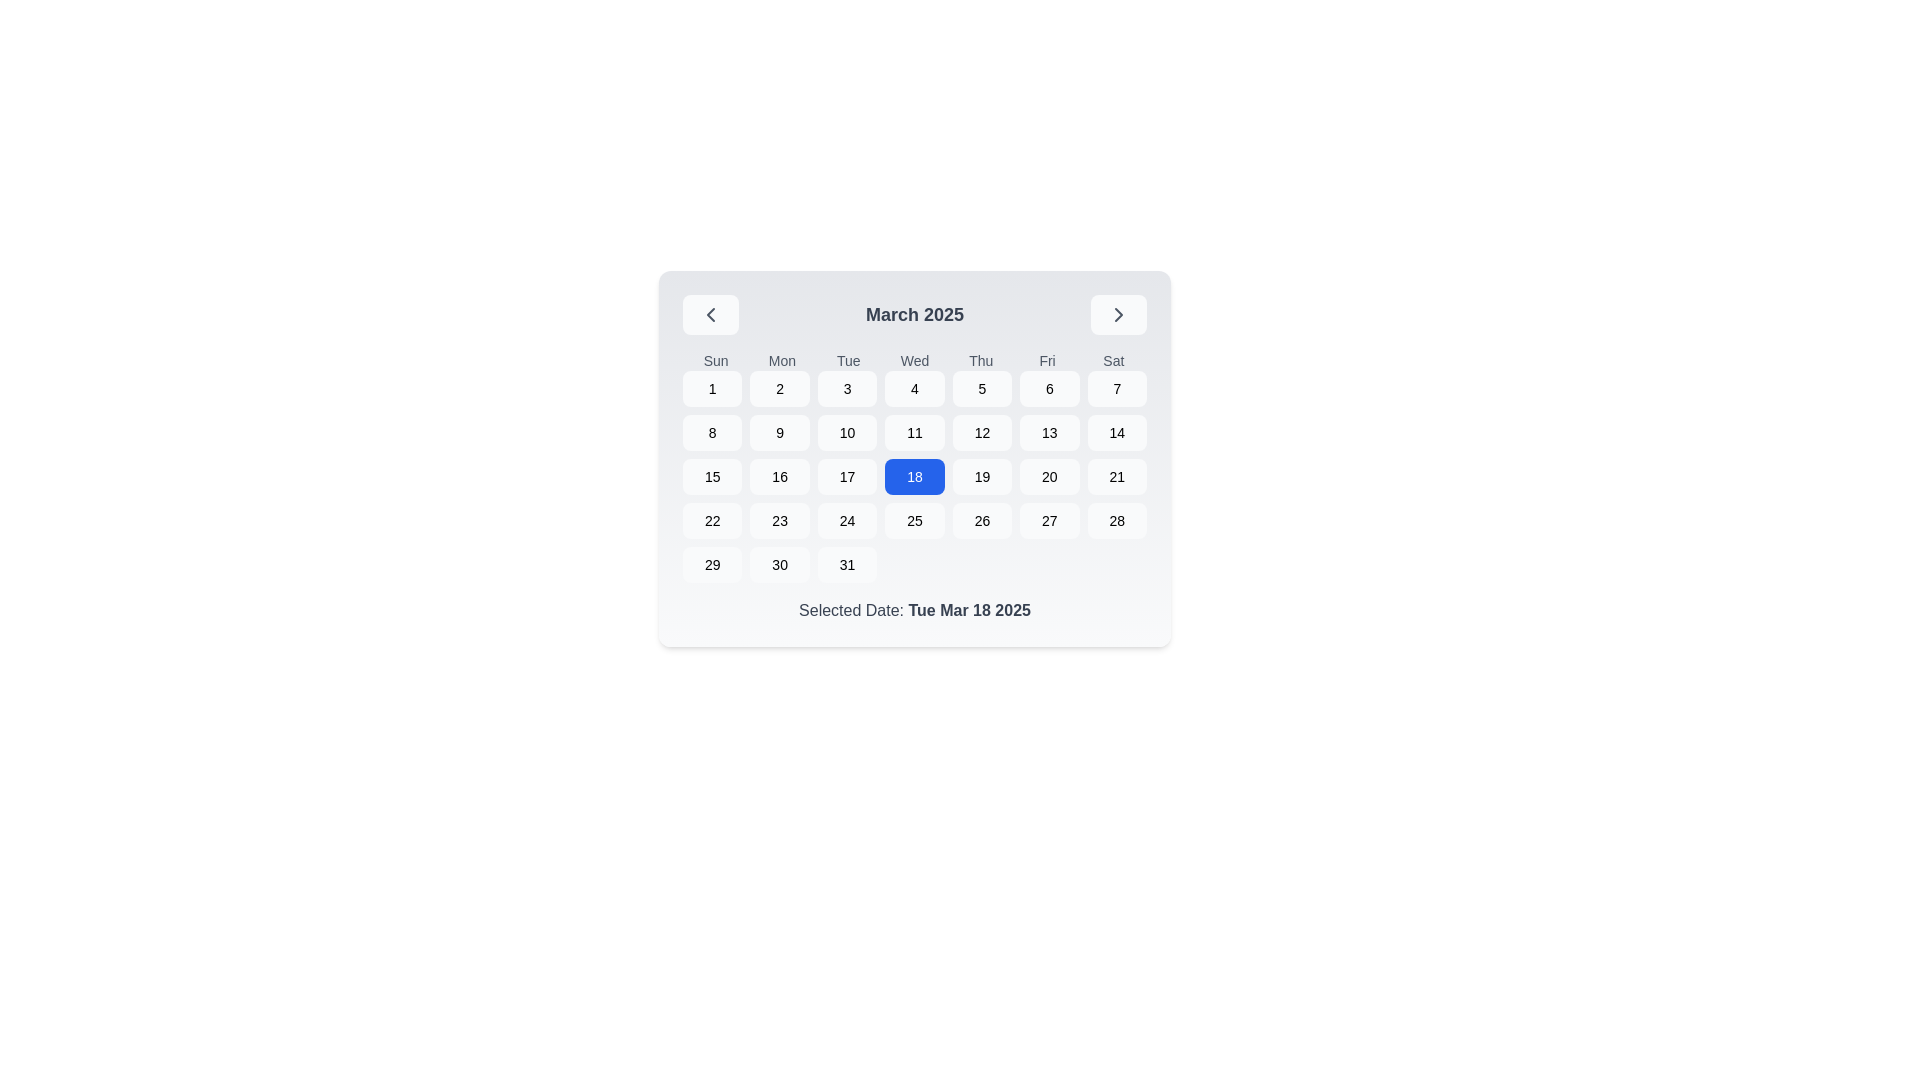 This screenshot has height=1080, width=1920. What do you see at coordinates (710, 315) in the screenshot?
I see `the Chevron-Left icon located in the top-left corner of the calendar component` at bounding box center [710, 315].